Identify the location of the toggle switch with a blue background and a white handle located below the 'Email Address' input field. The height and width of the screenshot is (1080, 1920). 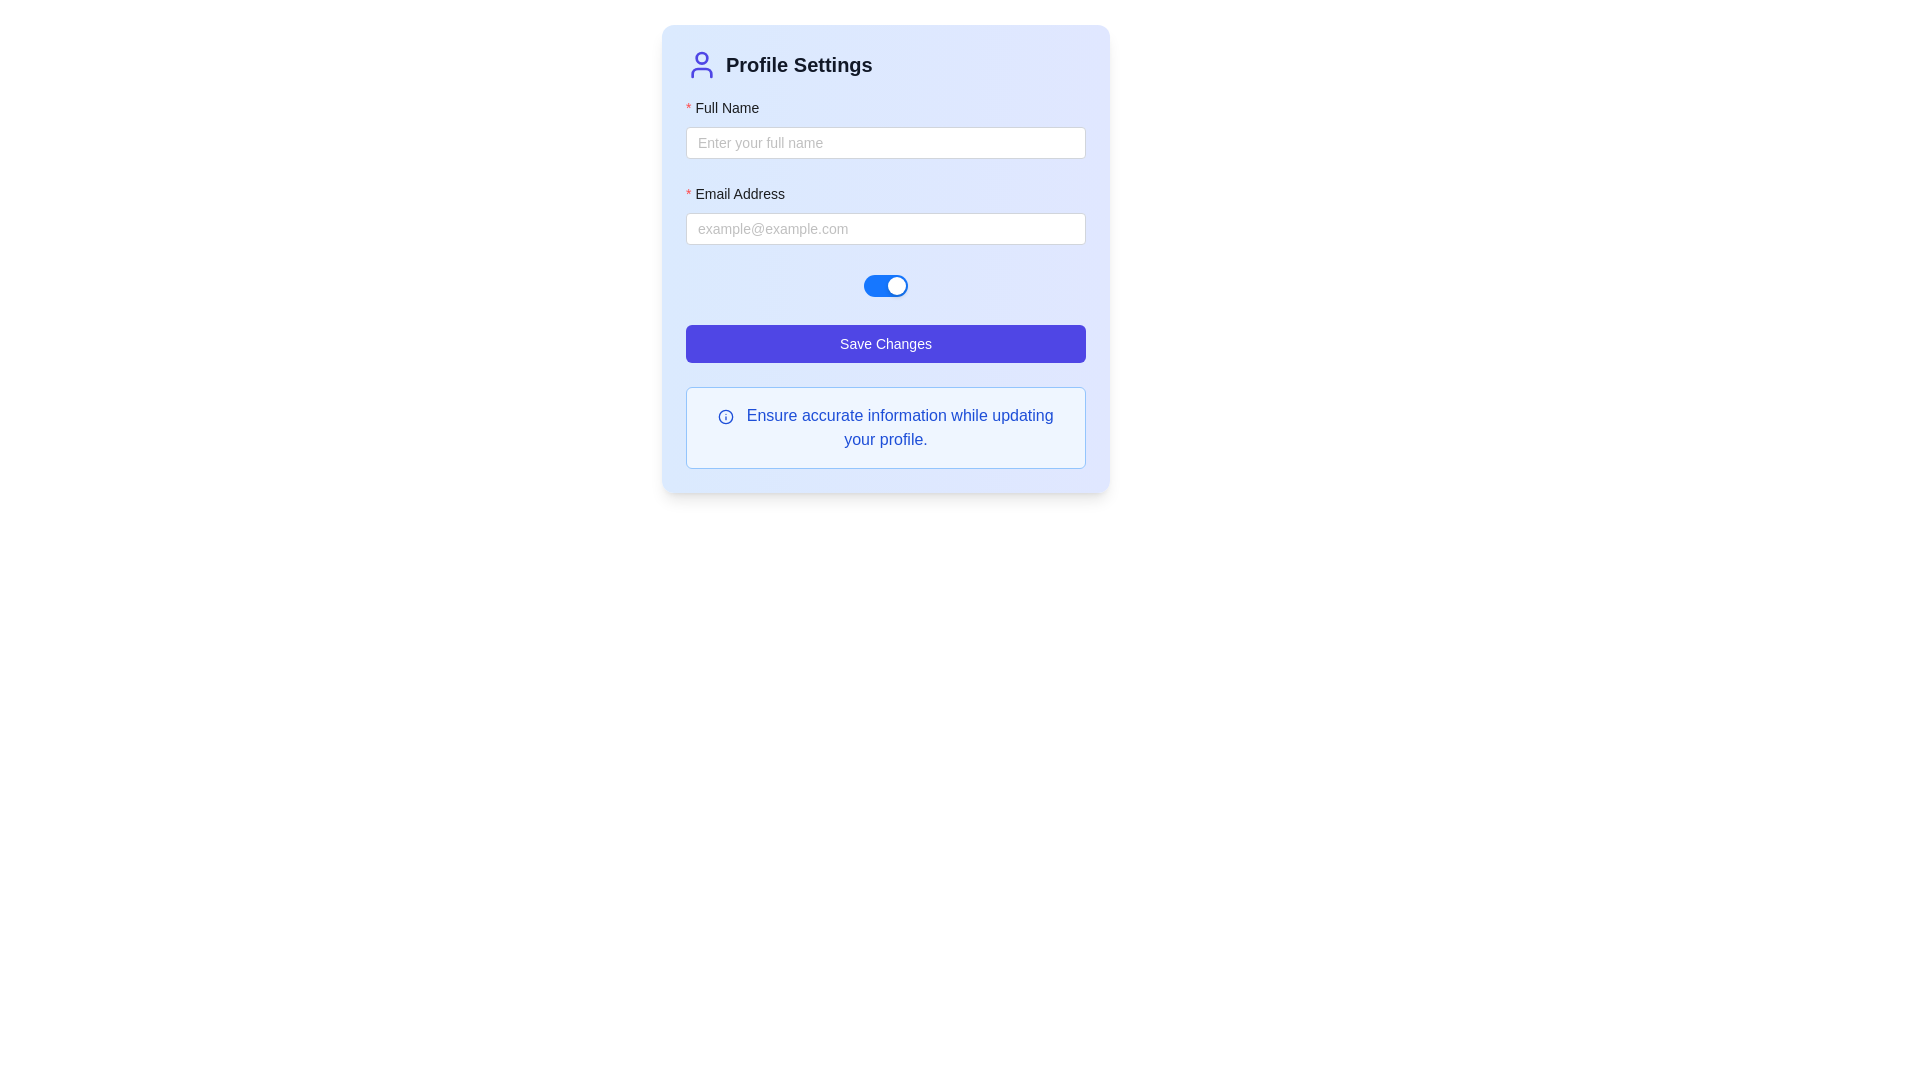
(885, 284).